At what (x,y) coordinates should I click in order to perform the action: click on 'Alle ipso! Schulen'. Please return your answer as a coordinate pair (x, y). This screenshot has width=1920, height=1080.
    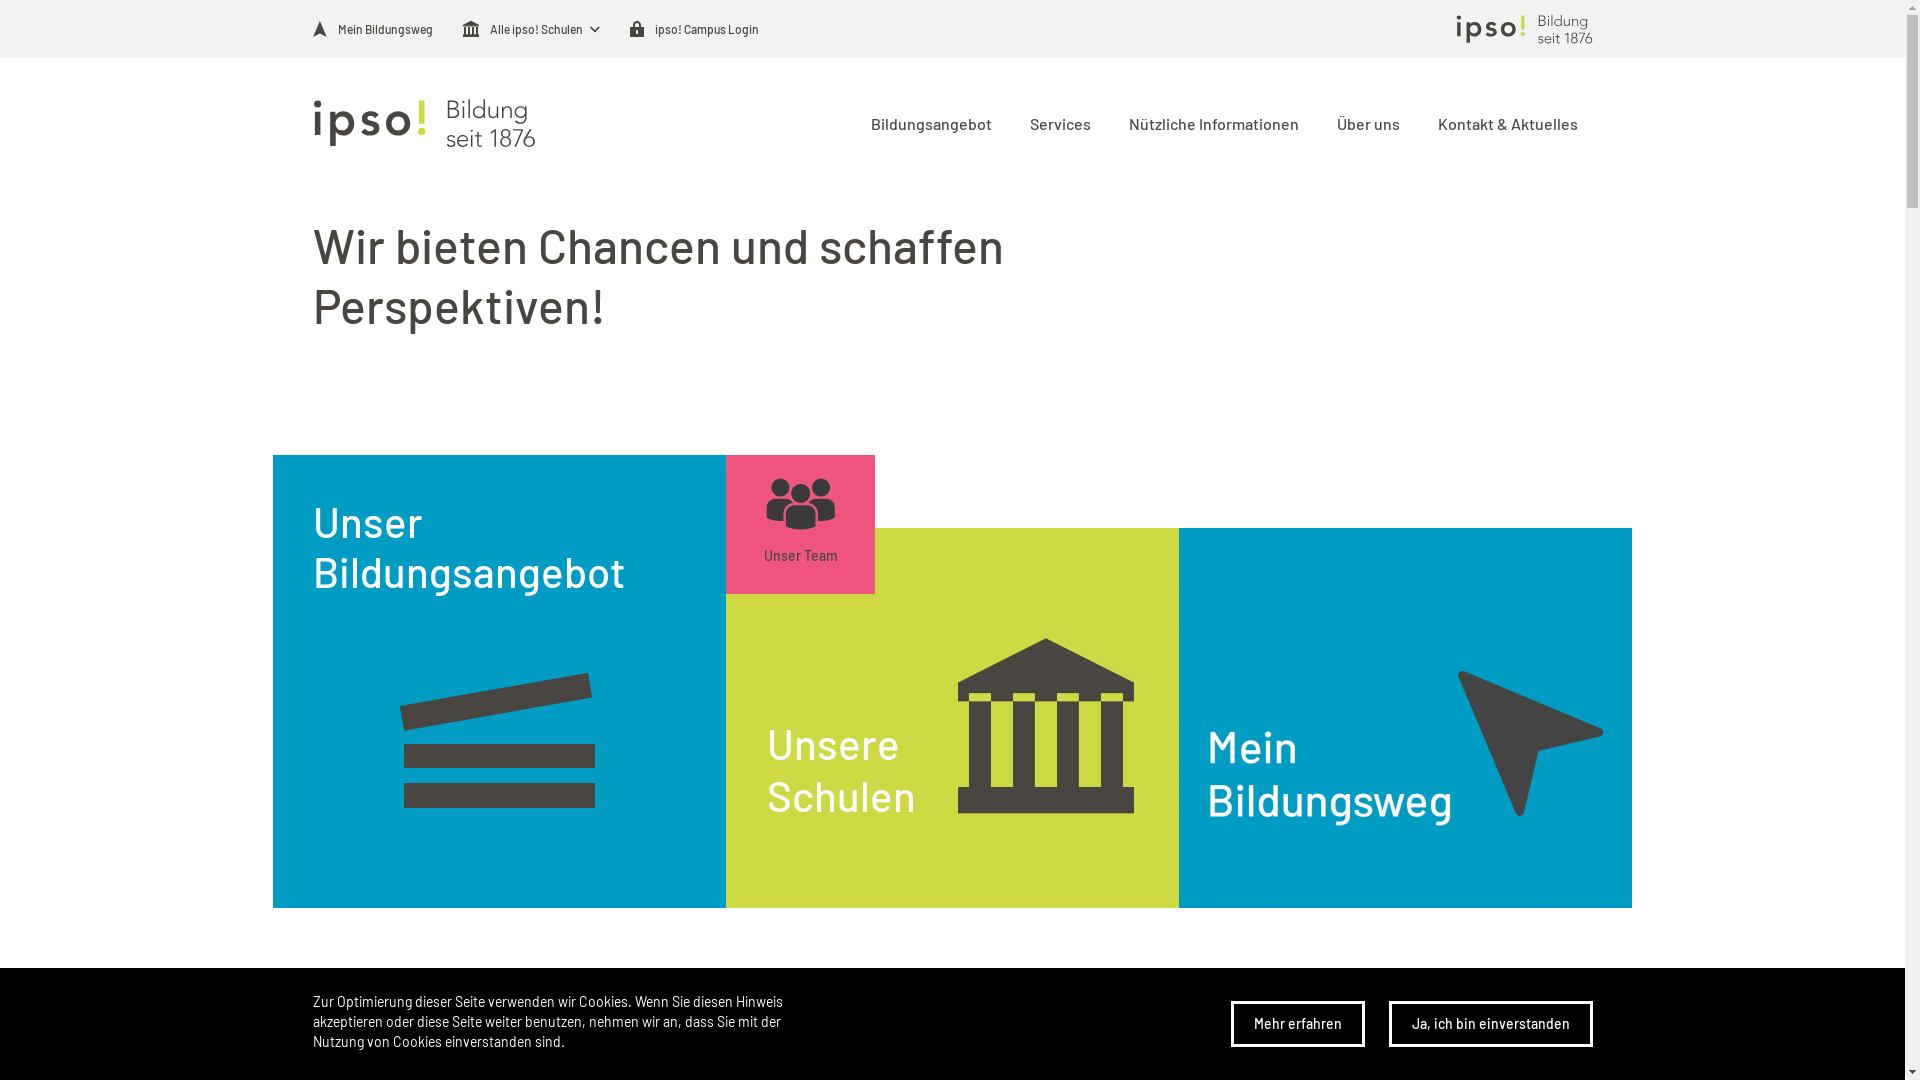
    Looking at the image, I should click on (522, 29).